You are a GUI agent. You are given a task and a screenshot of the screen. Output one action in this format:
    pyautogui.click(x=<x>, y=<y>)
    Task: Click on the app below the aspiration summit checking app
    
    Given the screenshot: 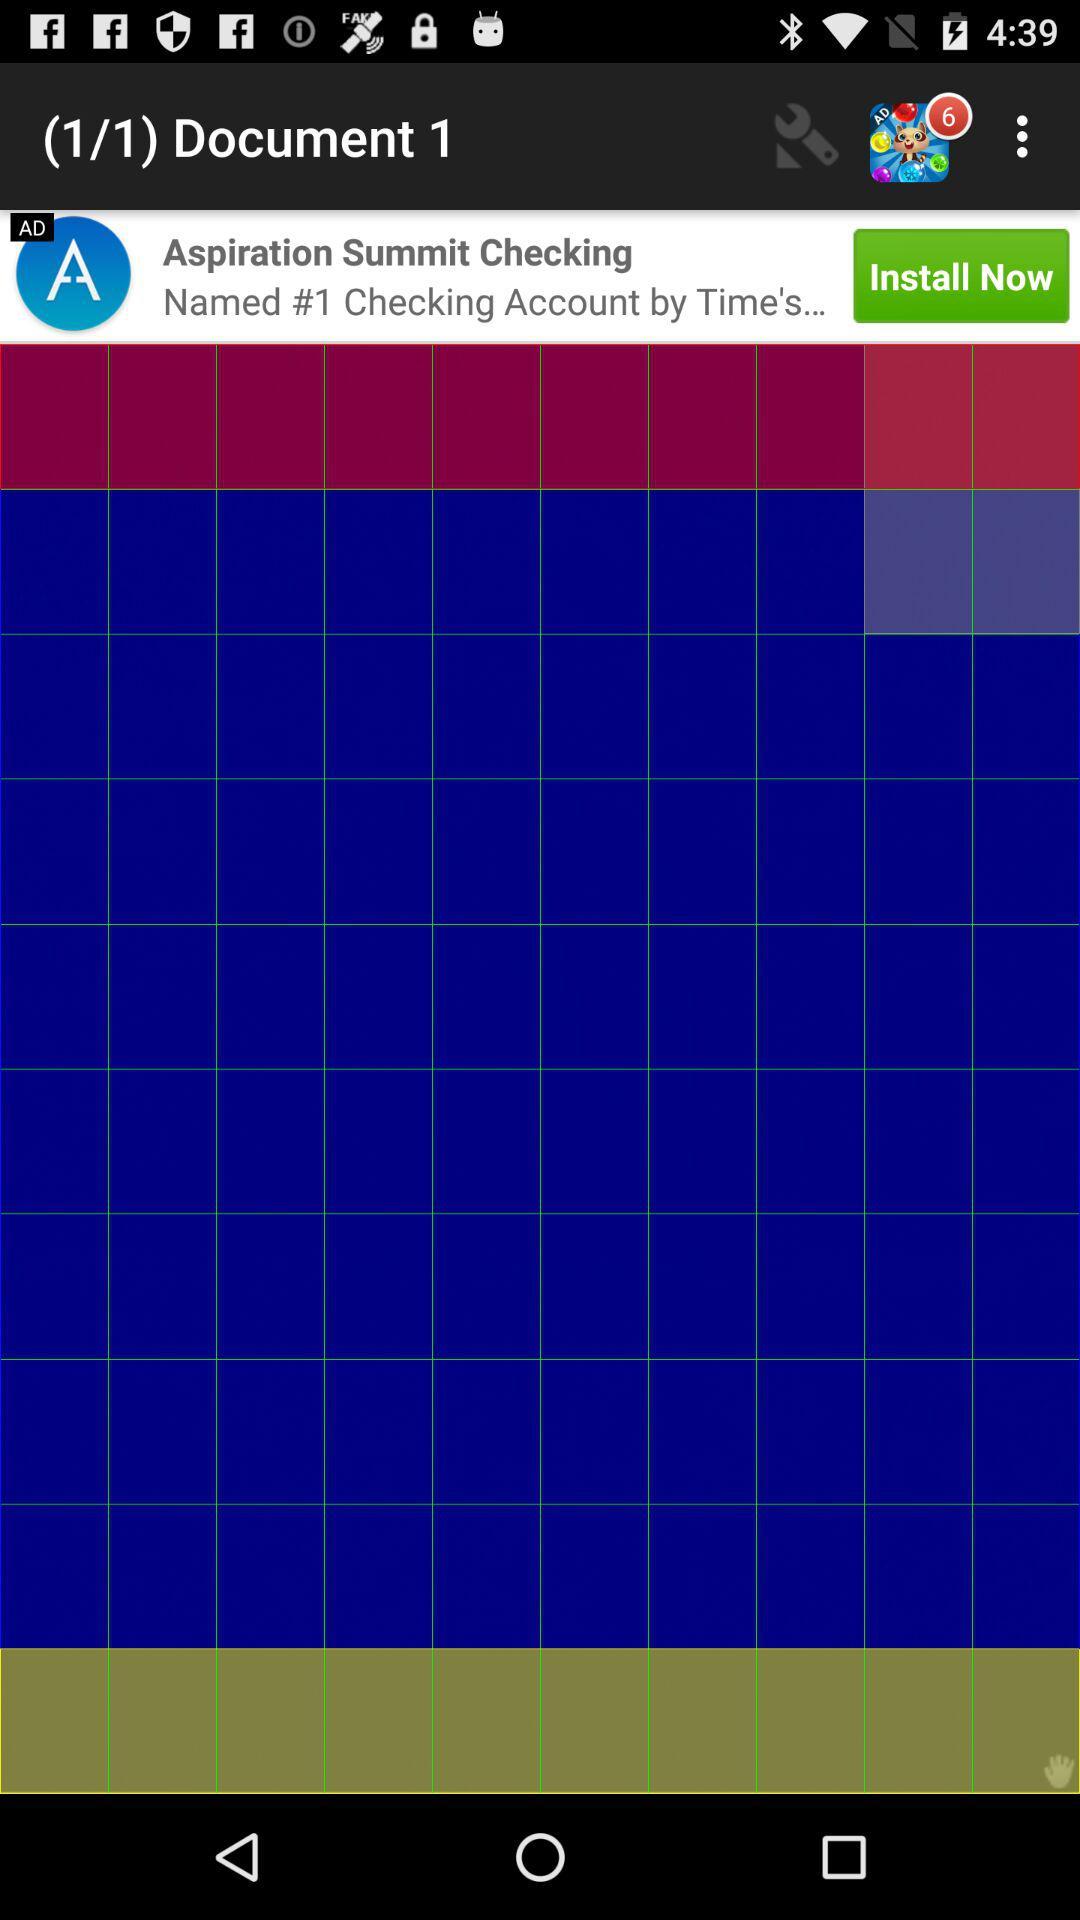 What is the action you would take?
    pyautogui.click(x=494, y=299)
    